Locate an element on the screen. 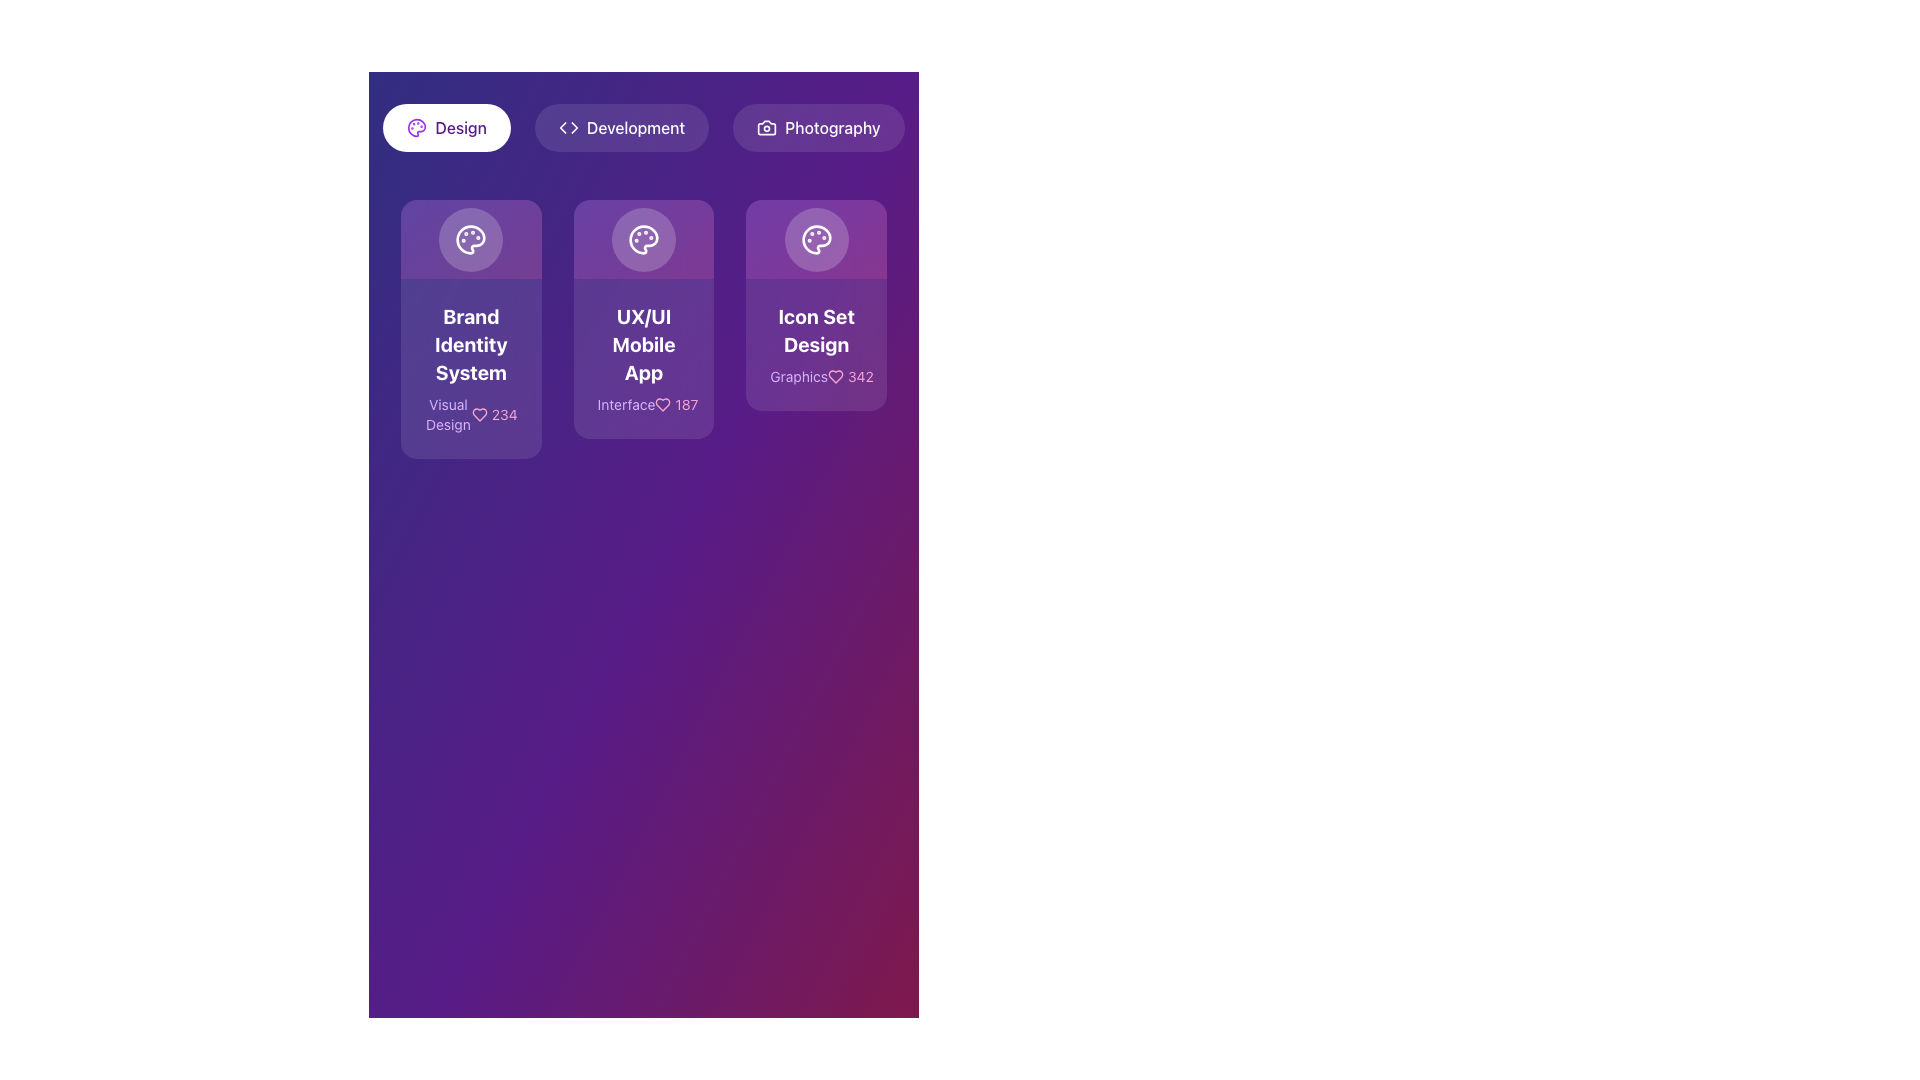 The image size is (1920, 1080). the Decorative icon that visually represents the 'Brand Identity System' within the first card under the 'Design' tab is located at coordinates (470, 238).